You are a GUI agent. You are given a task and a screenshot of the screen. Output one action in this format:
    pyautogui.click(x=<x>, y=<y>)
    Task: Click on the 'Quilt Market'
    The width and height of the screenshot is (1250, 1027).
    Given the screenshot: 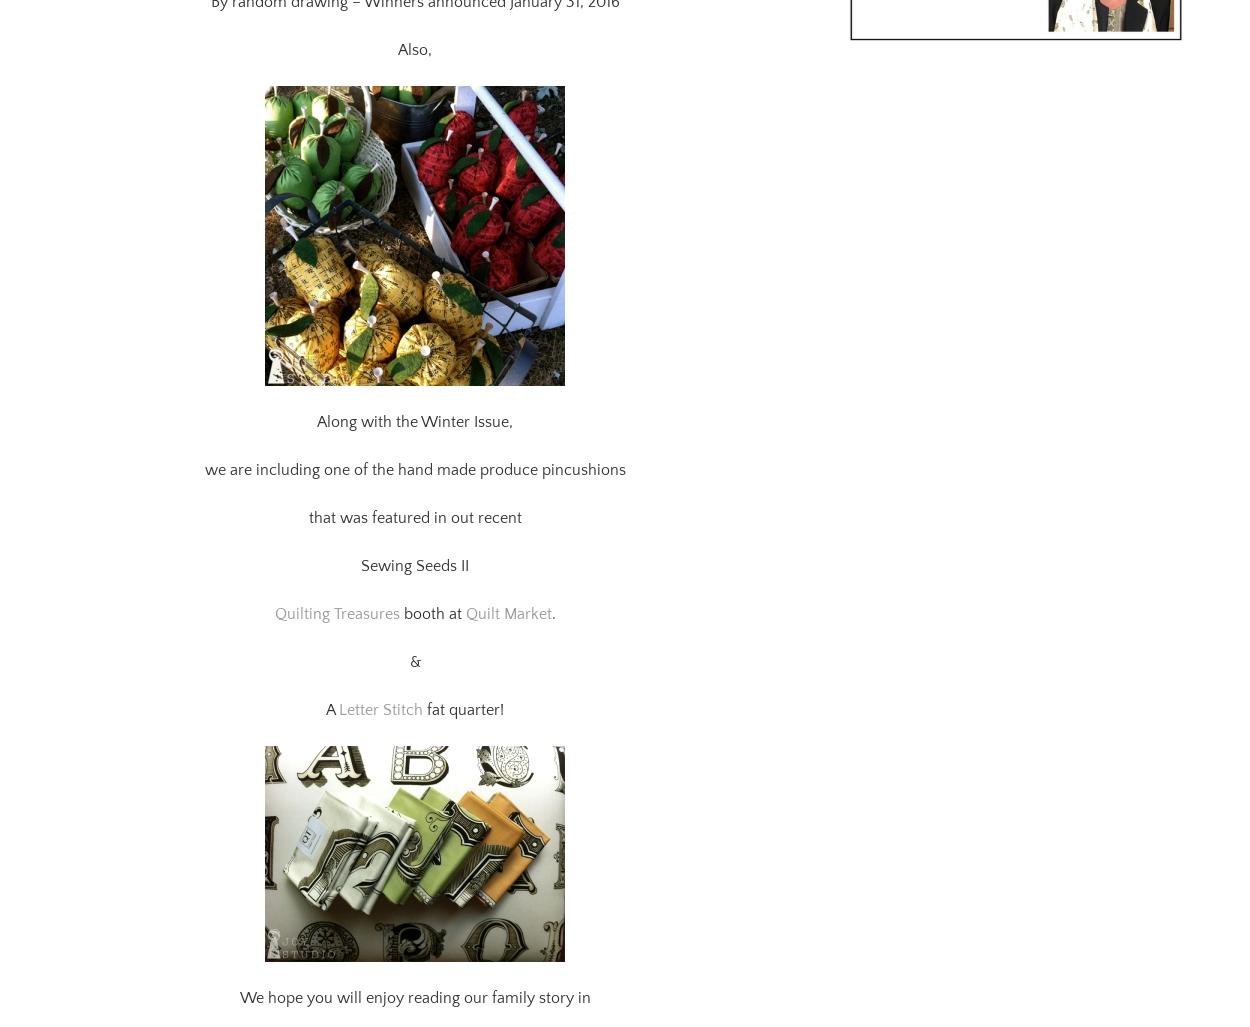 What is the action you would take?
    pyautogui.click(x=508, y=590)
    